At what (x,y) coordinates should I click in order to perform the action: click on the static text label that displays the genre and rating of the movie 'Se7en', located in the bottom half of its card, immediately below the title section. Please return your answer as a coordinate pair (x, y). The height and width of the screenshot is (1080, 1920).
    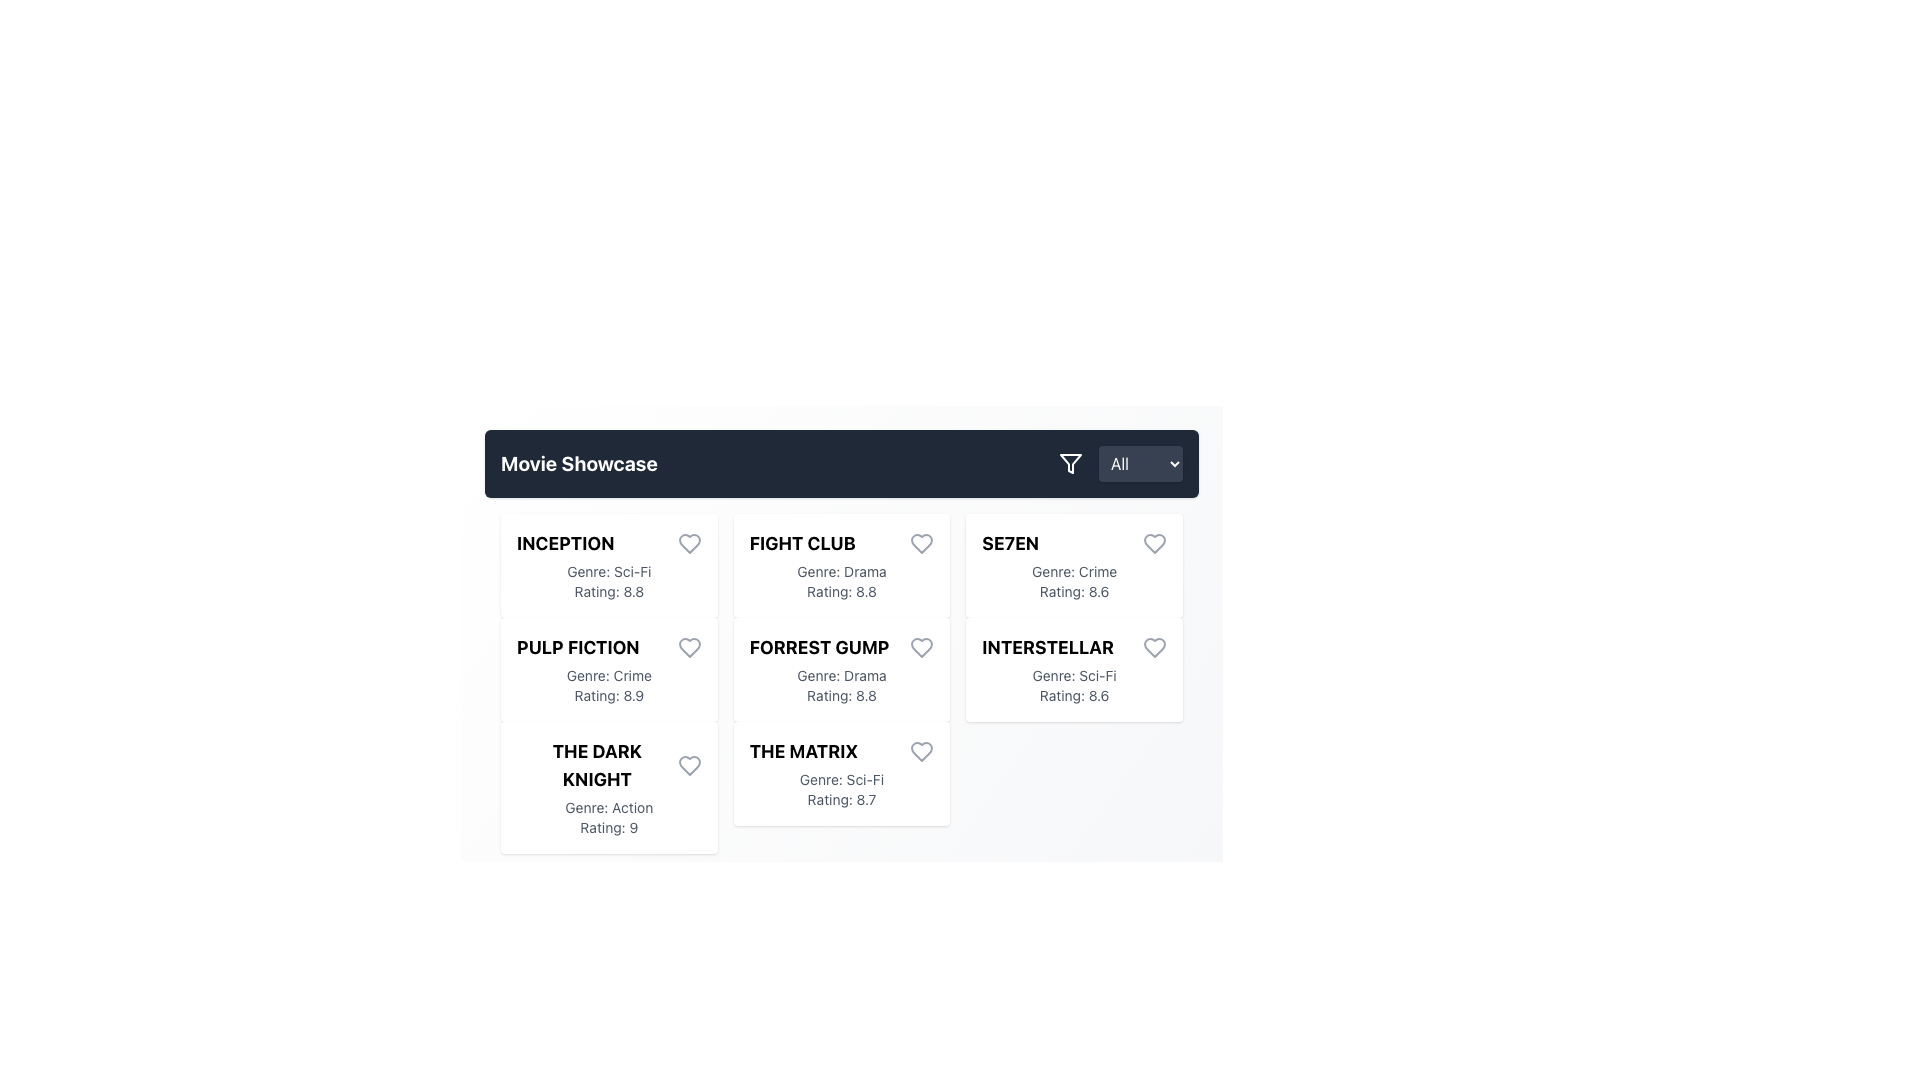
    Looking at the image, I should click on (1073, 582).